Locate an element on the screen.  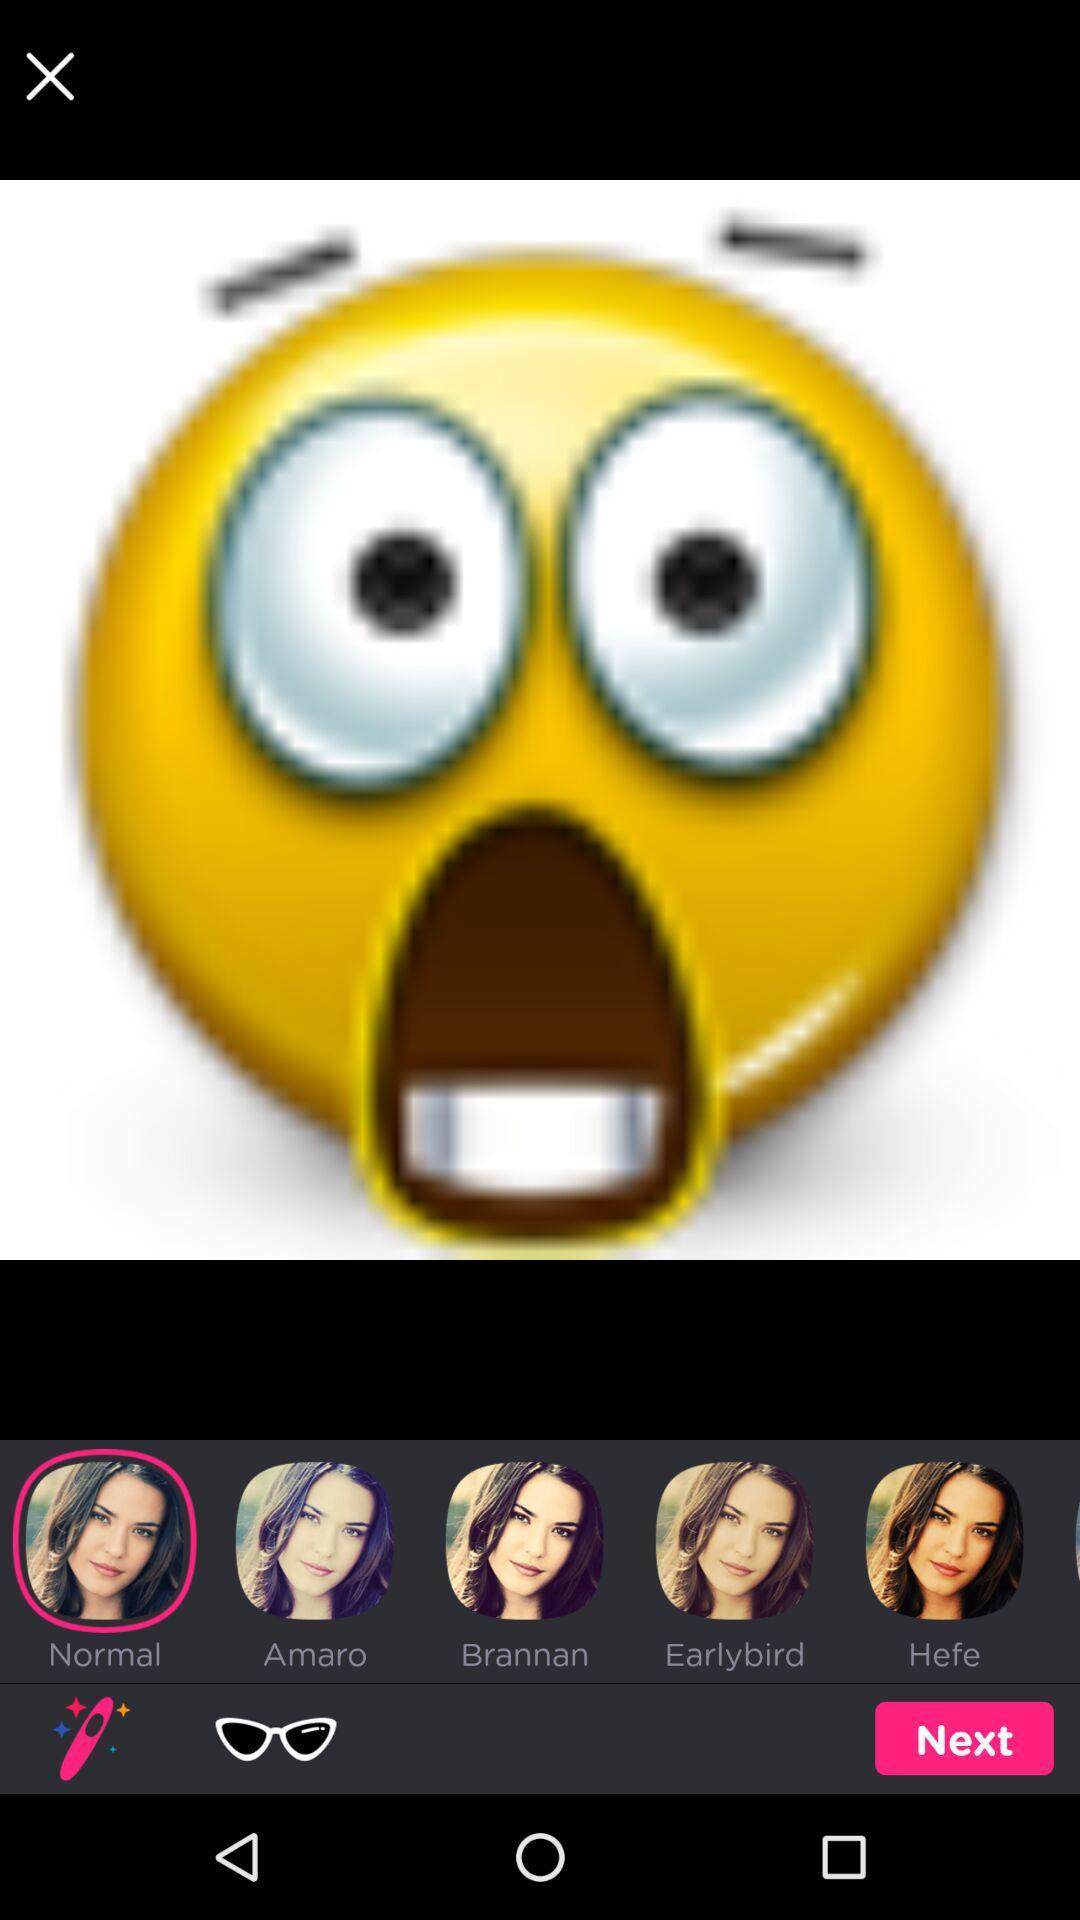
the image which is above normal is located at coordinates (104, 1539).